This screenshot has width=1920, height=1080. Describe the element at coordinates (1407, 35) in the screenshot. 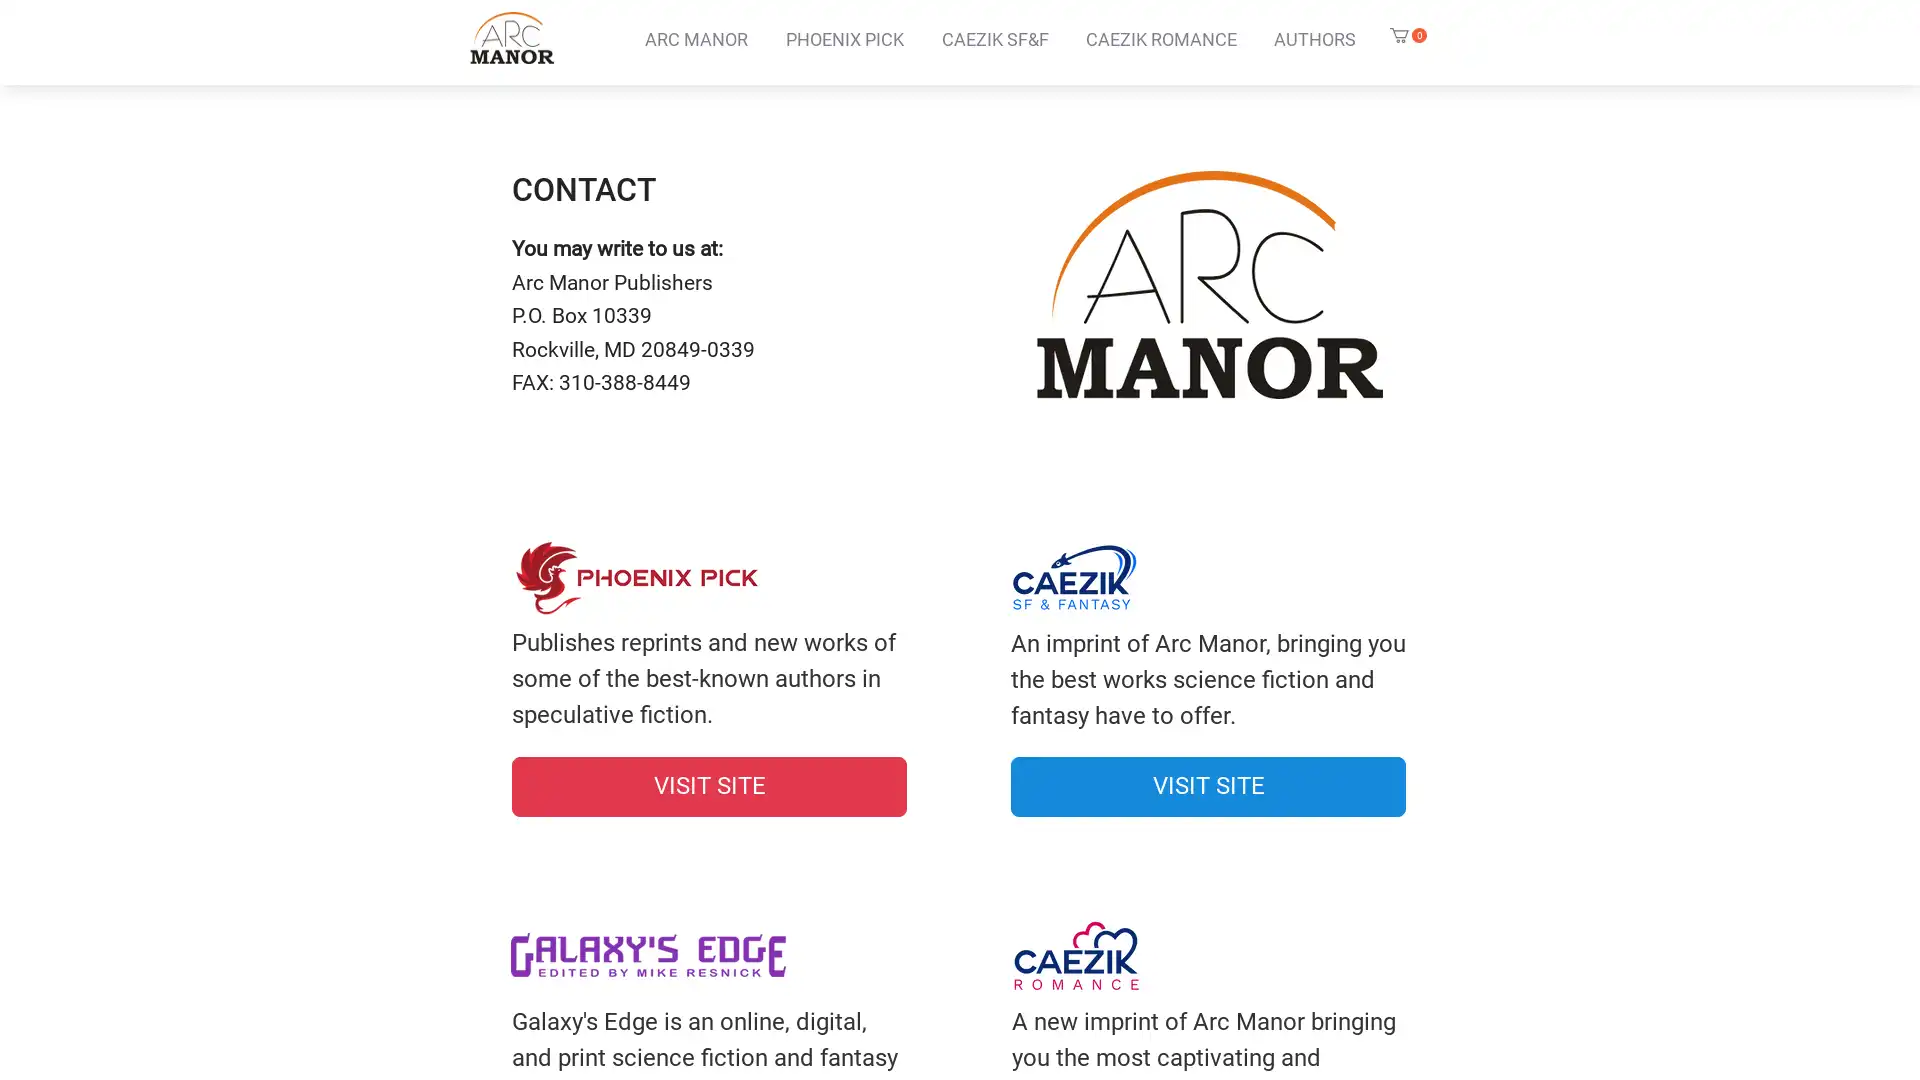

I see `Cart with 0 items` at that location.